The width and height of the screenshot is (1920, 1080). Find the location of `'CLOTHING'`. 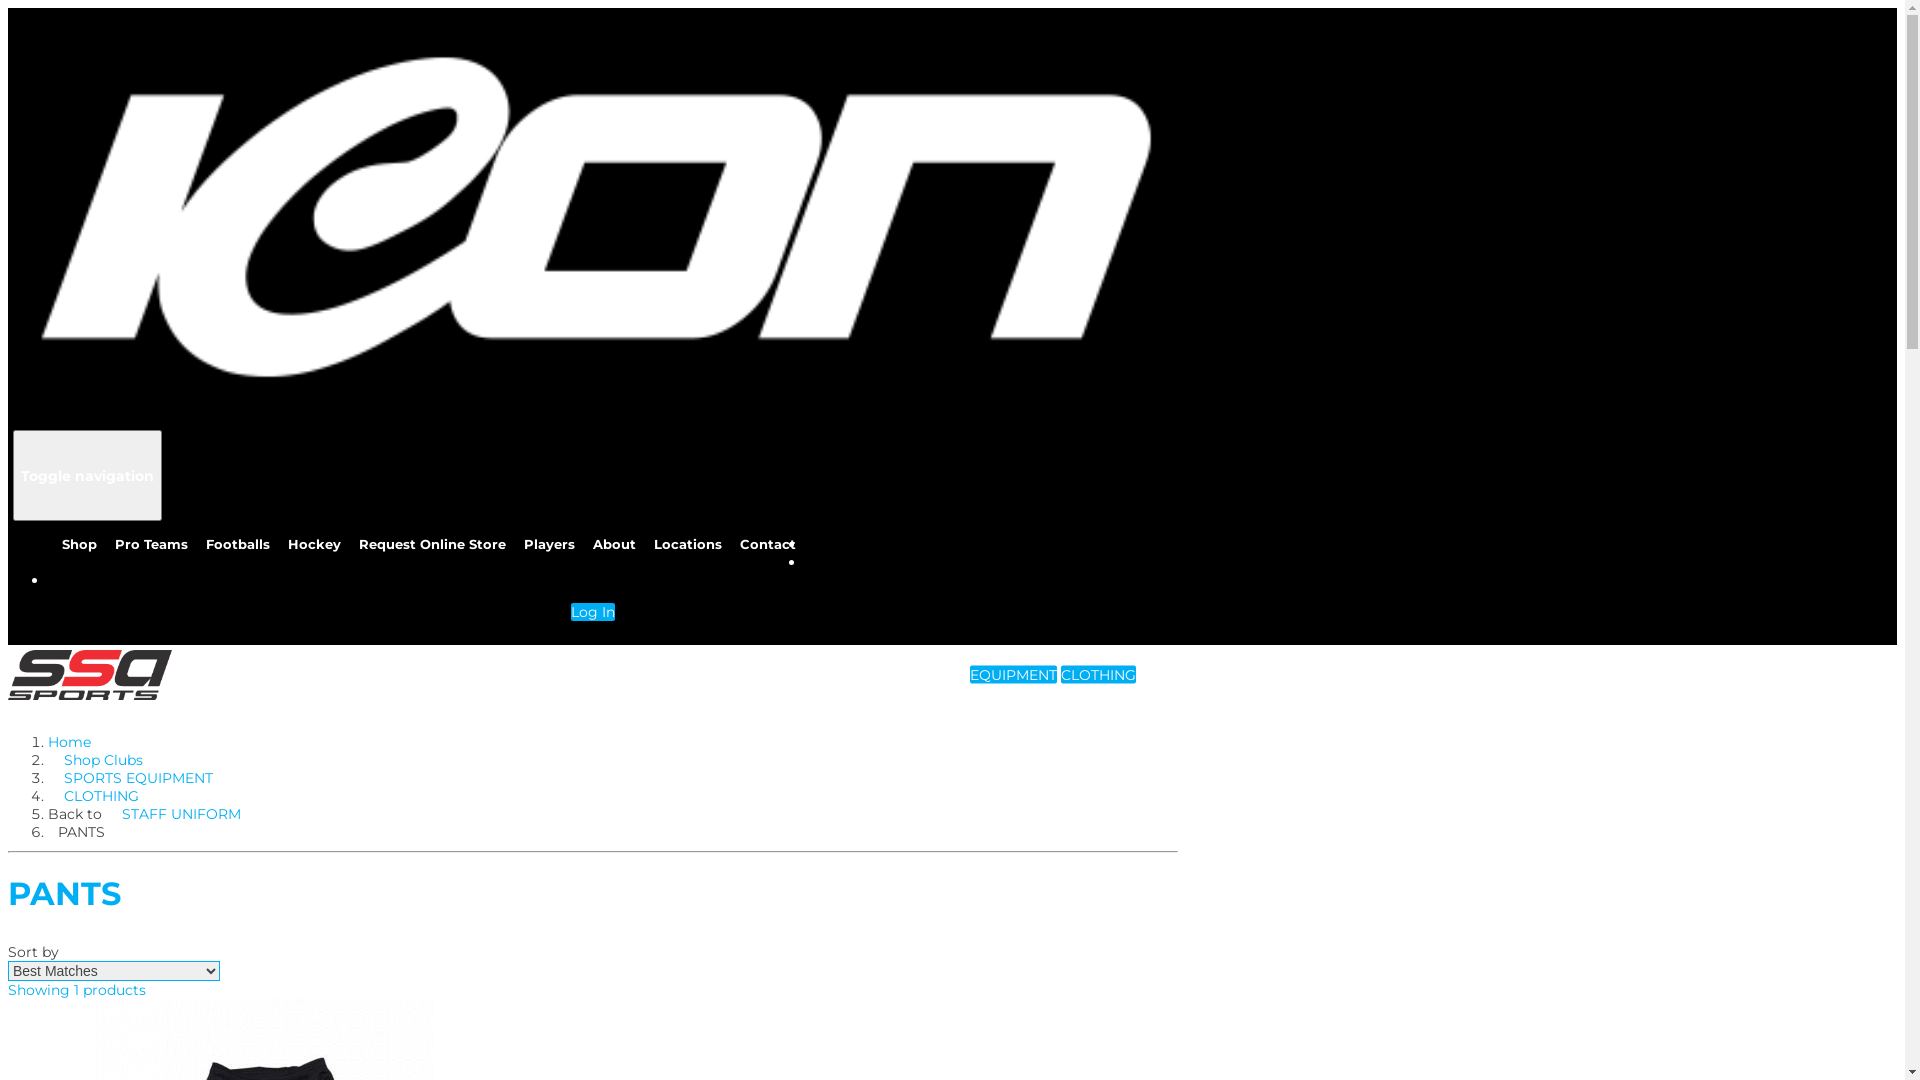

'CLOTHING' is located at coordinates (100, 794).